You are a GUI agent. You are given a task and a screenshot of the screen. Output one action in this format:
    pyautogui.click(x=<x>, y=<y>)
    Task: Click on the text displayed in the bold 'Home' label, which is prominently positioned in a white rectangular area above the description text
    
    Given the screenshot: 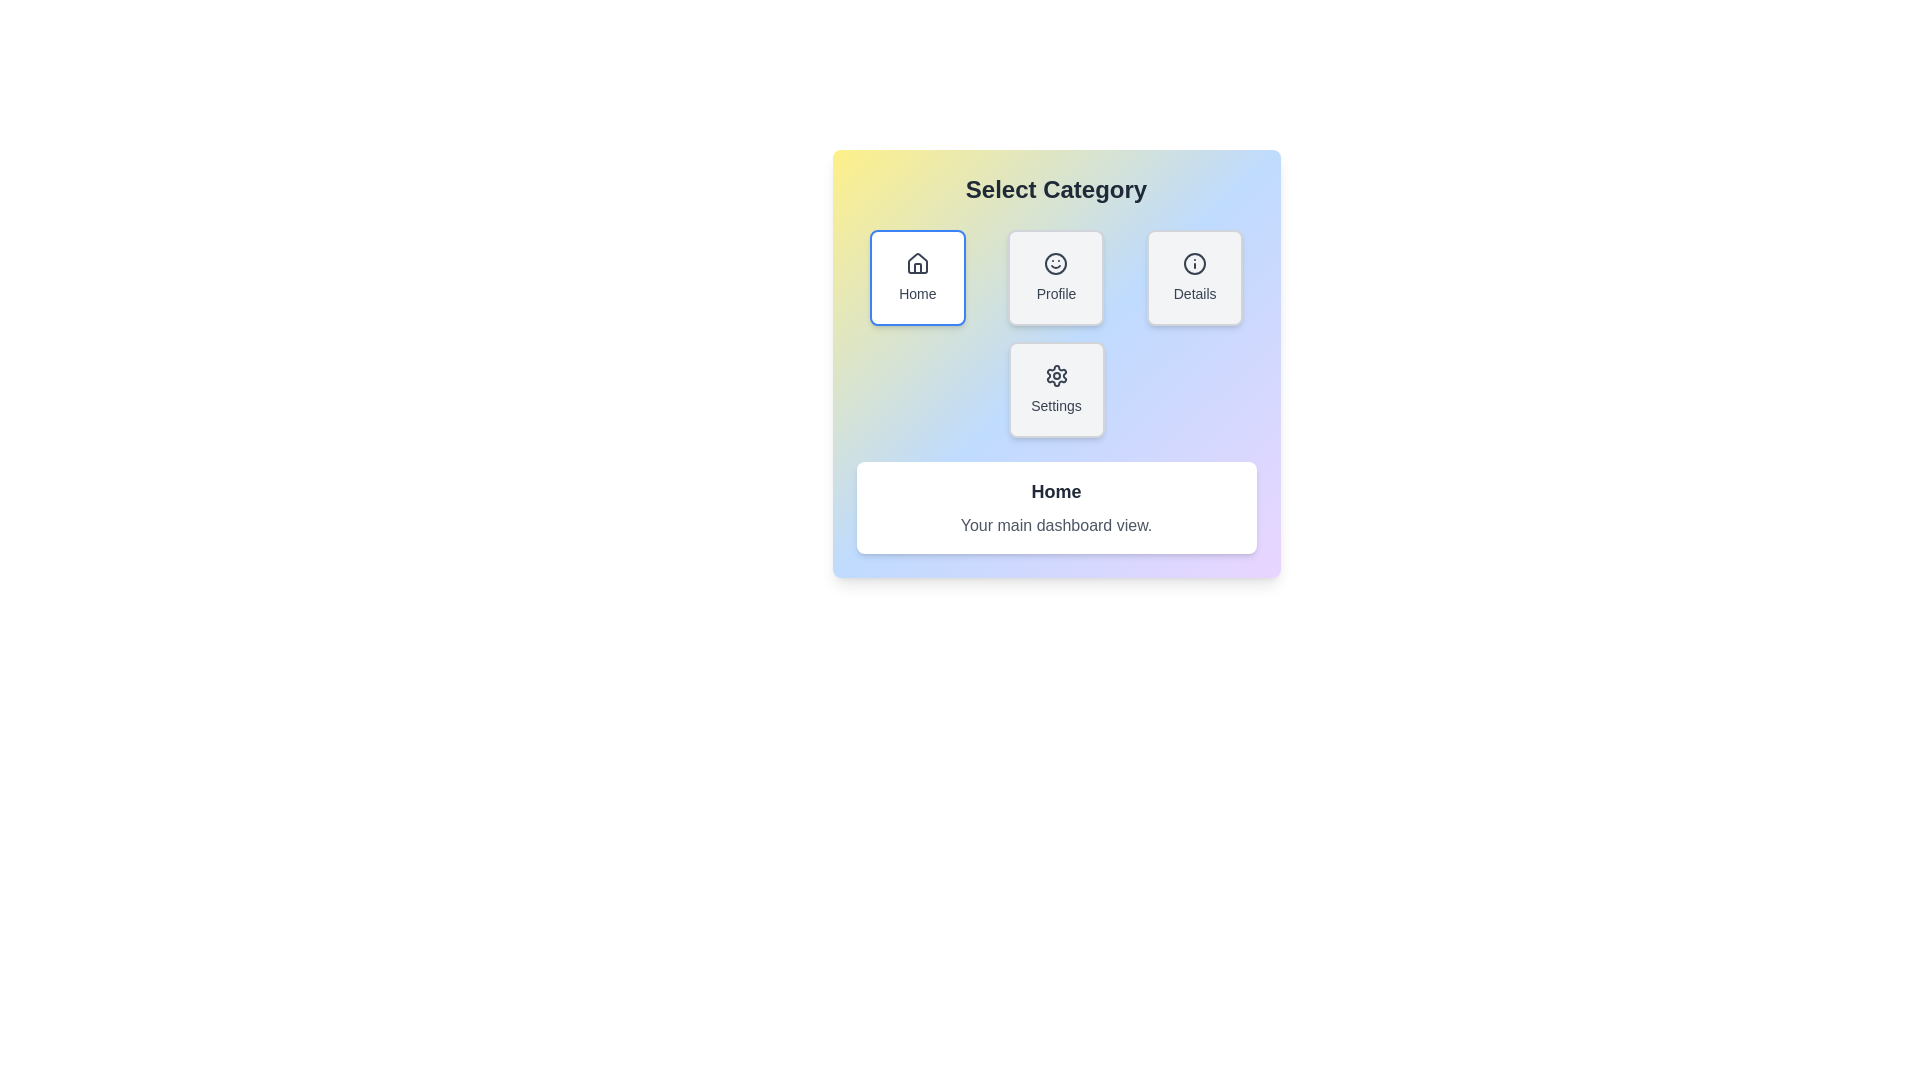 What is the action you would take?
    pyautogui.click(x=1055, y=492)
    